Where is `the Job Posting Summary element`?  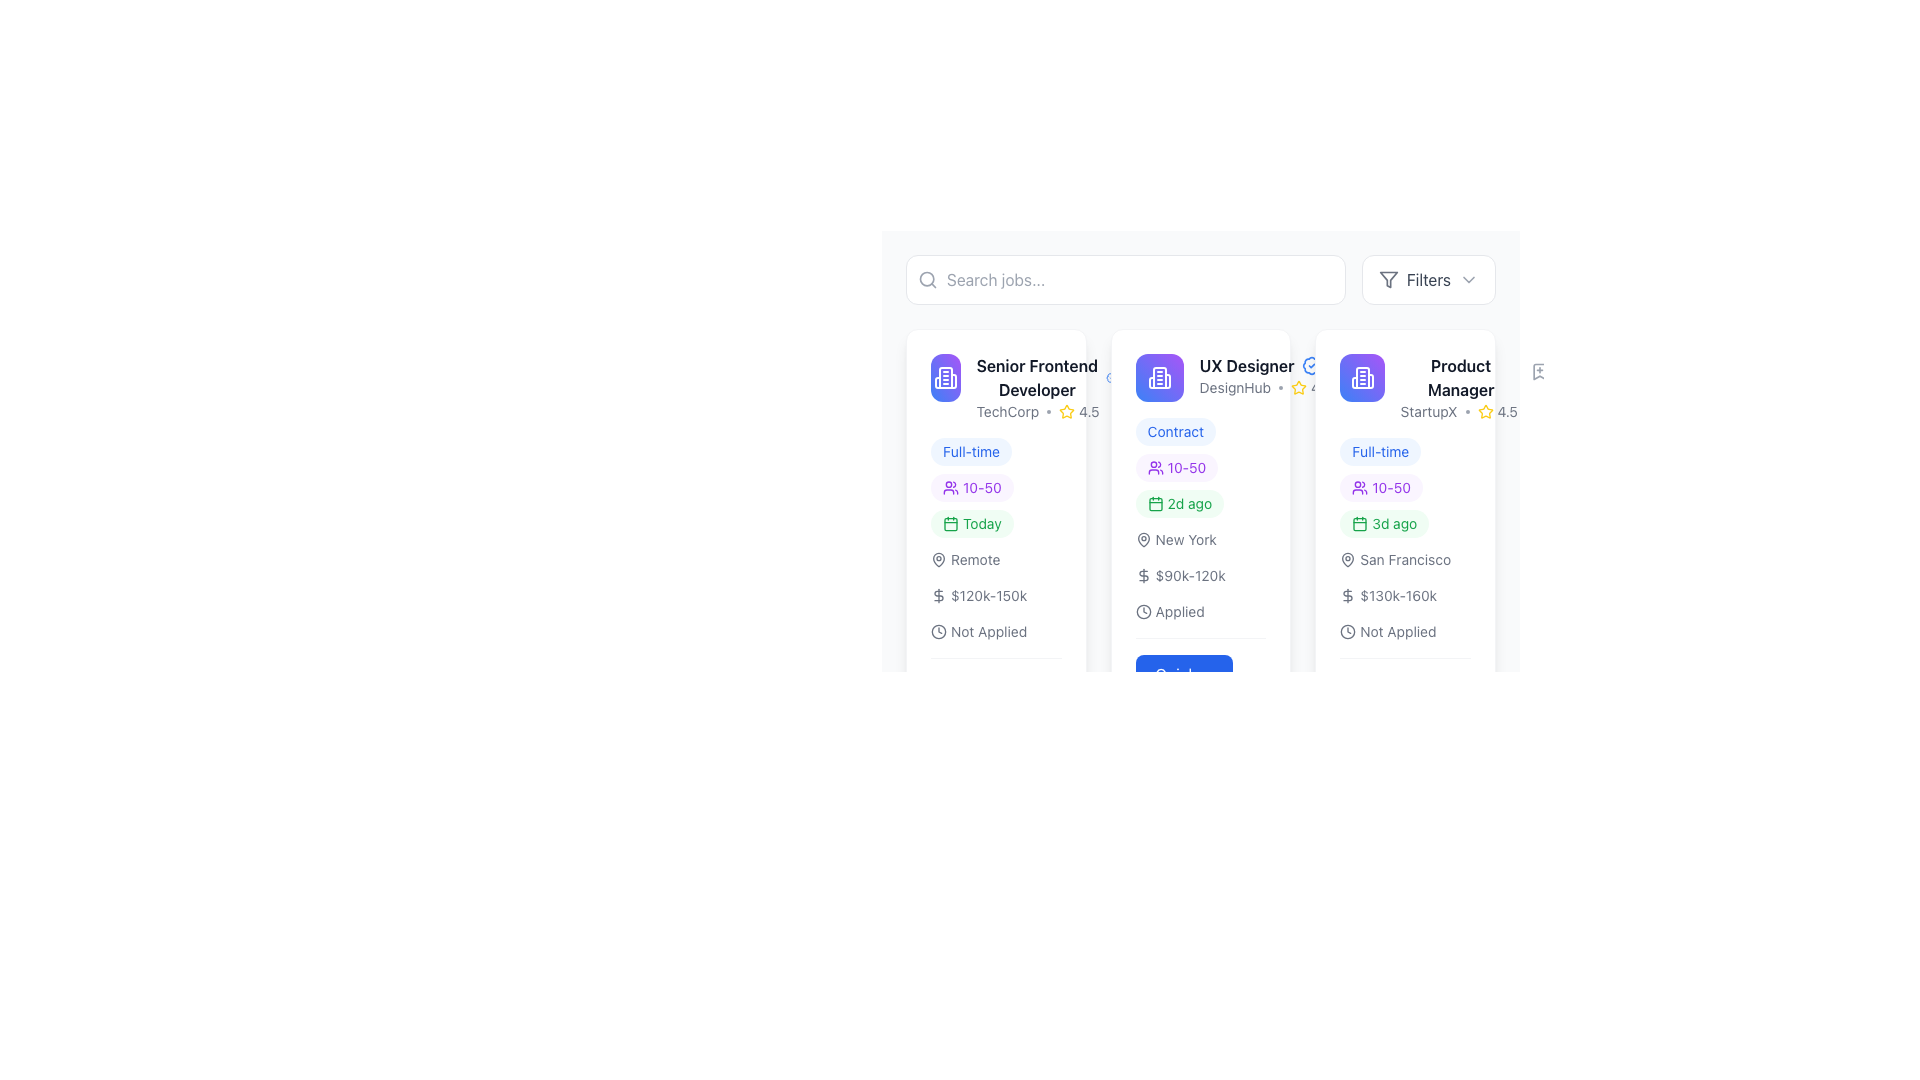 the Job Posting Summary element is located at coordinates (1024, 388).